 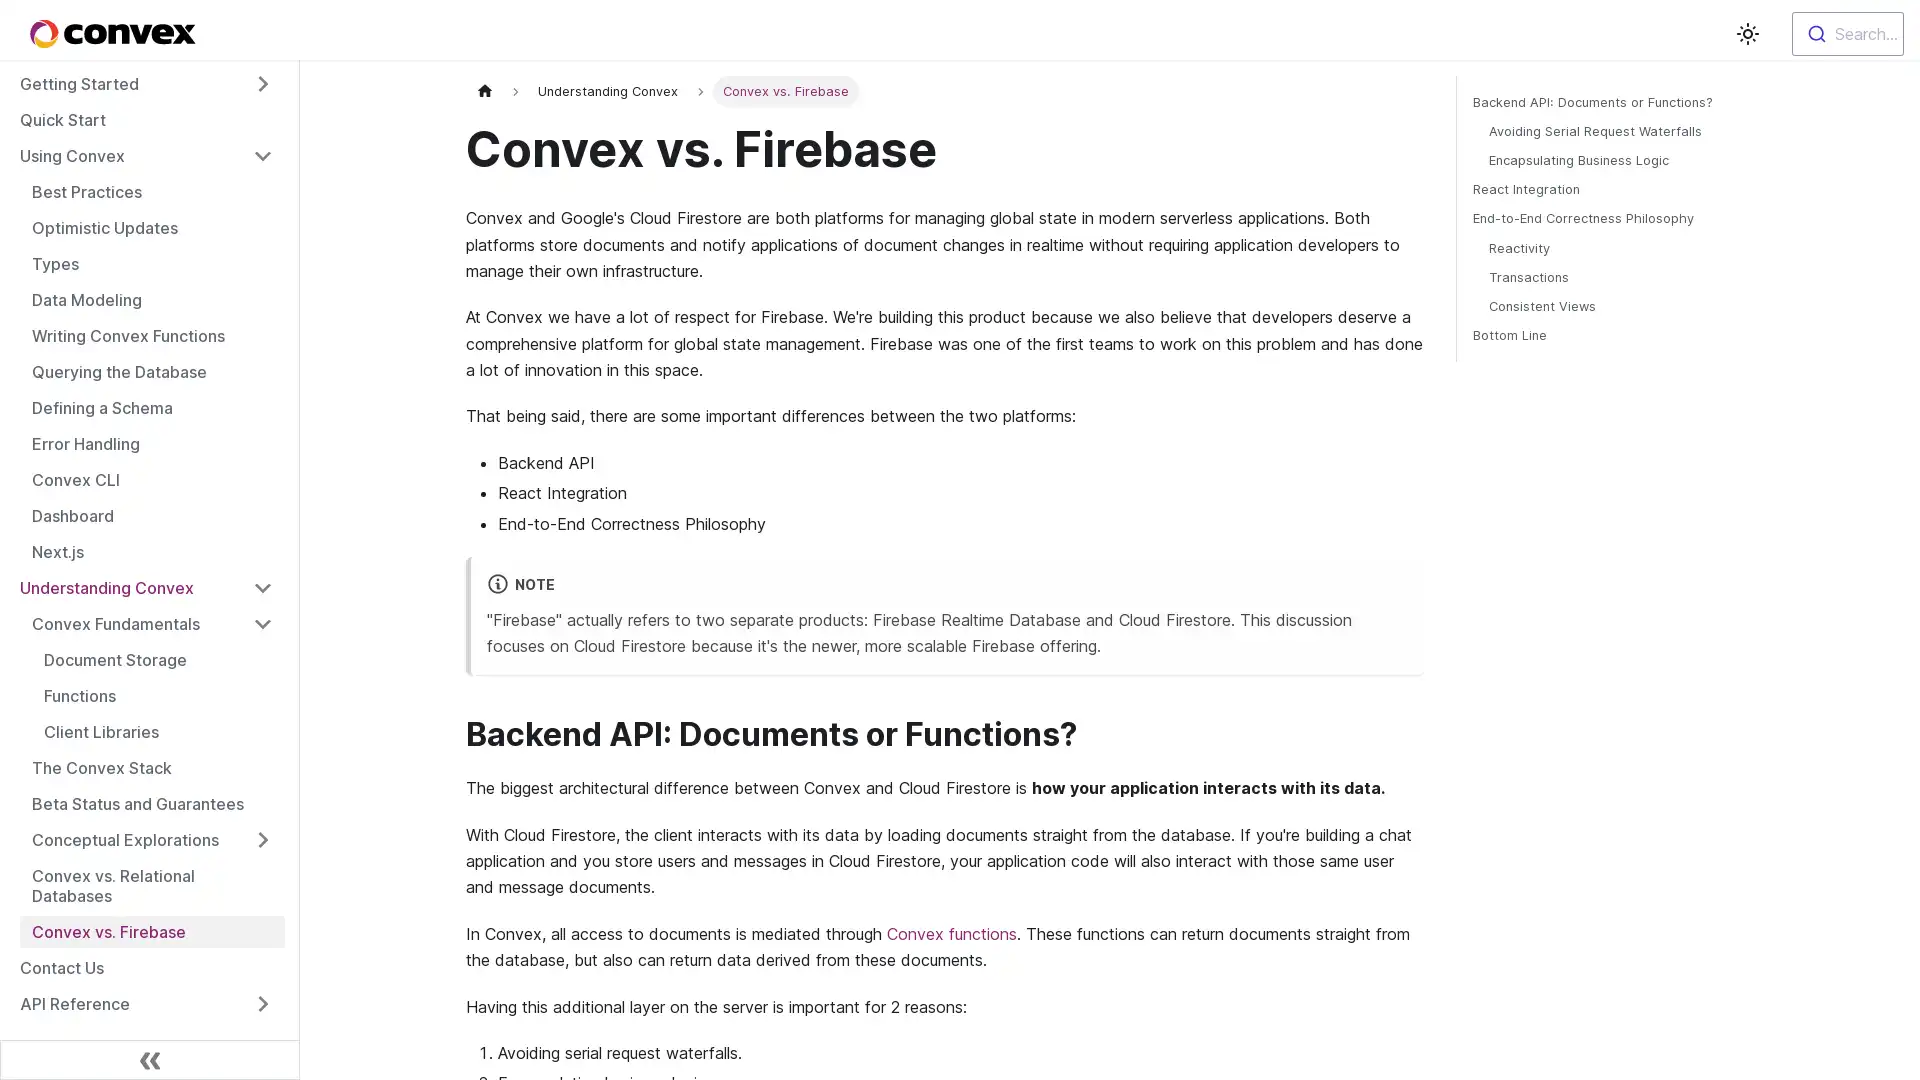 What do you see at coordinates (262, 586) in the screenshot?
I see `Toggle the collapsible sidebar category 'Understanding Convex'` at bounding box center [262, 586].